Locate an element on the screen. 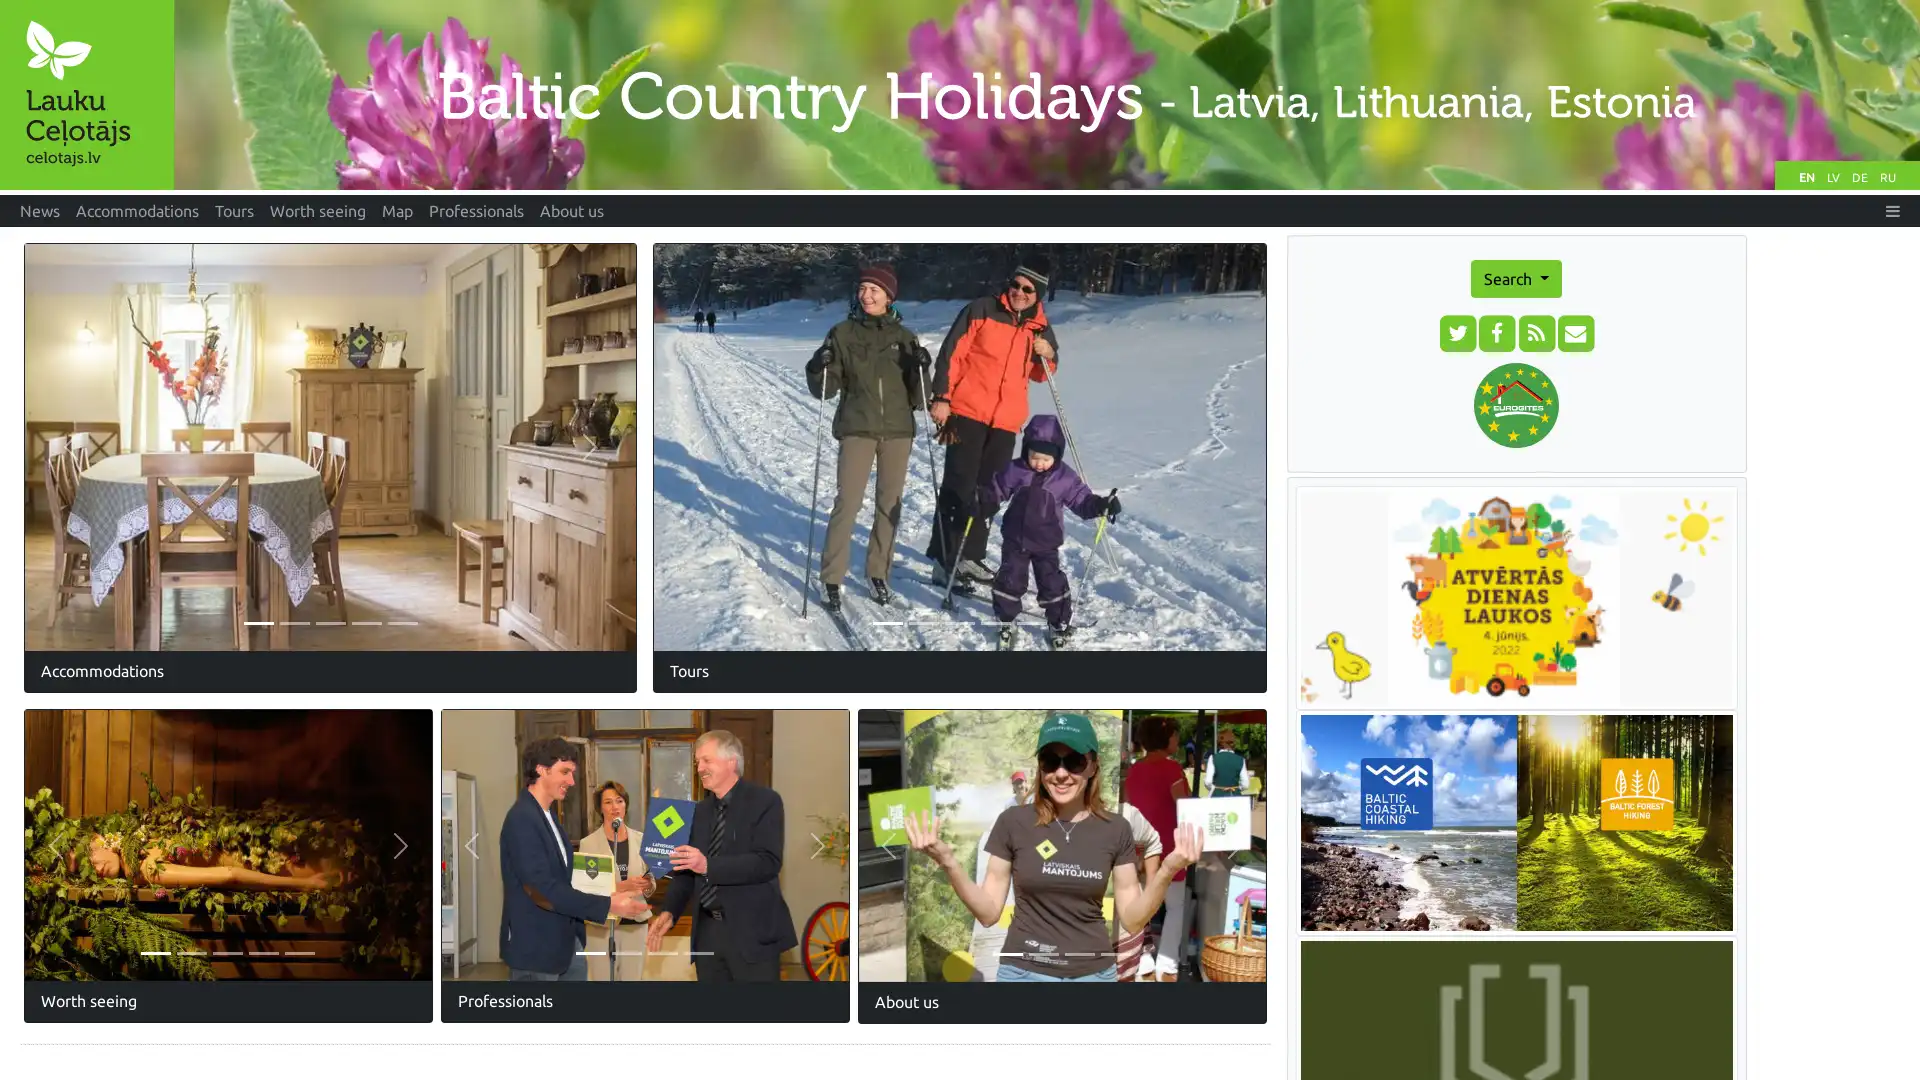 This screenshot has height=1080, width=1920. Next is located at coordinates (589, 446).